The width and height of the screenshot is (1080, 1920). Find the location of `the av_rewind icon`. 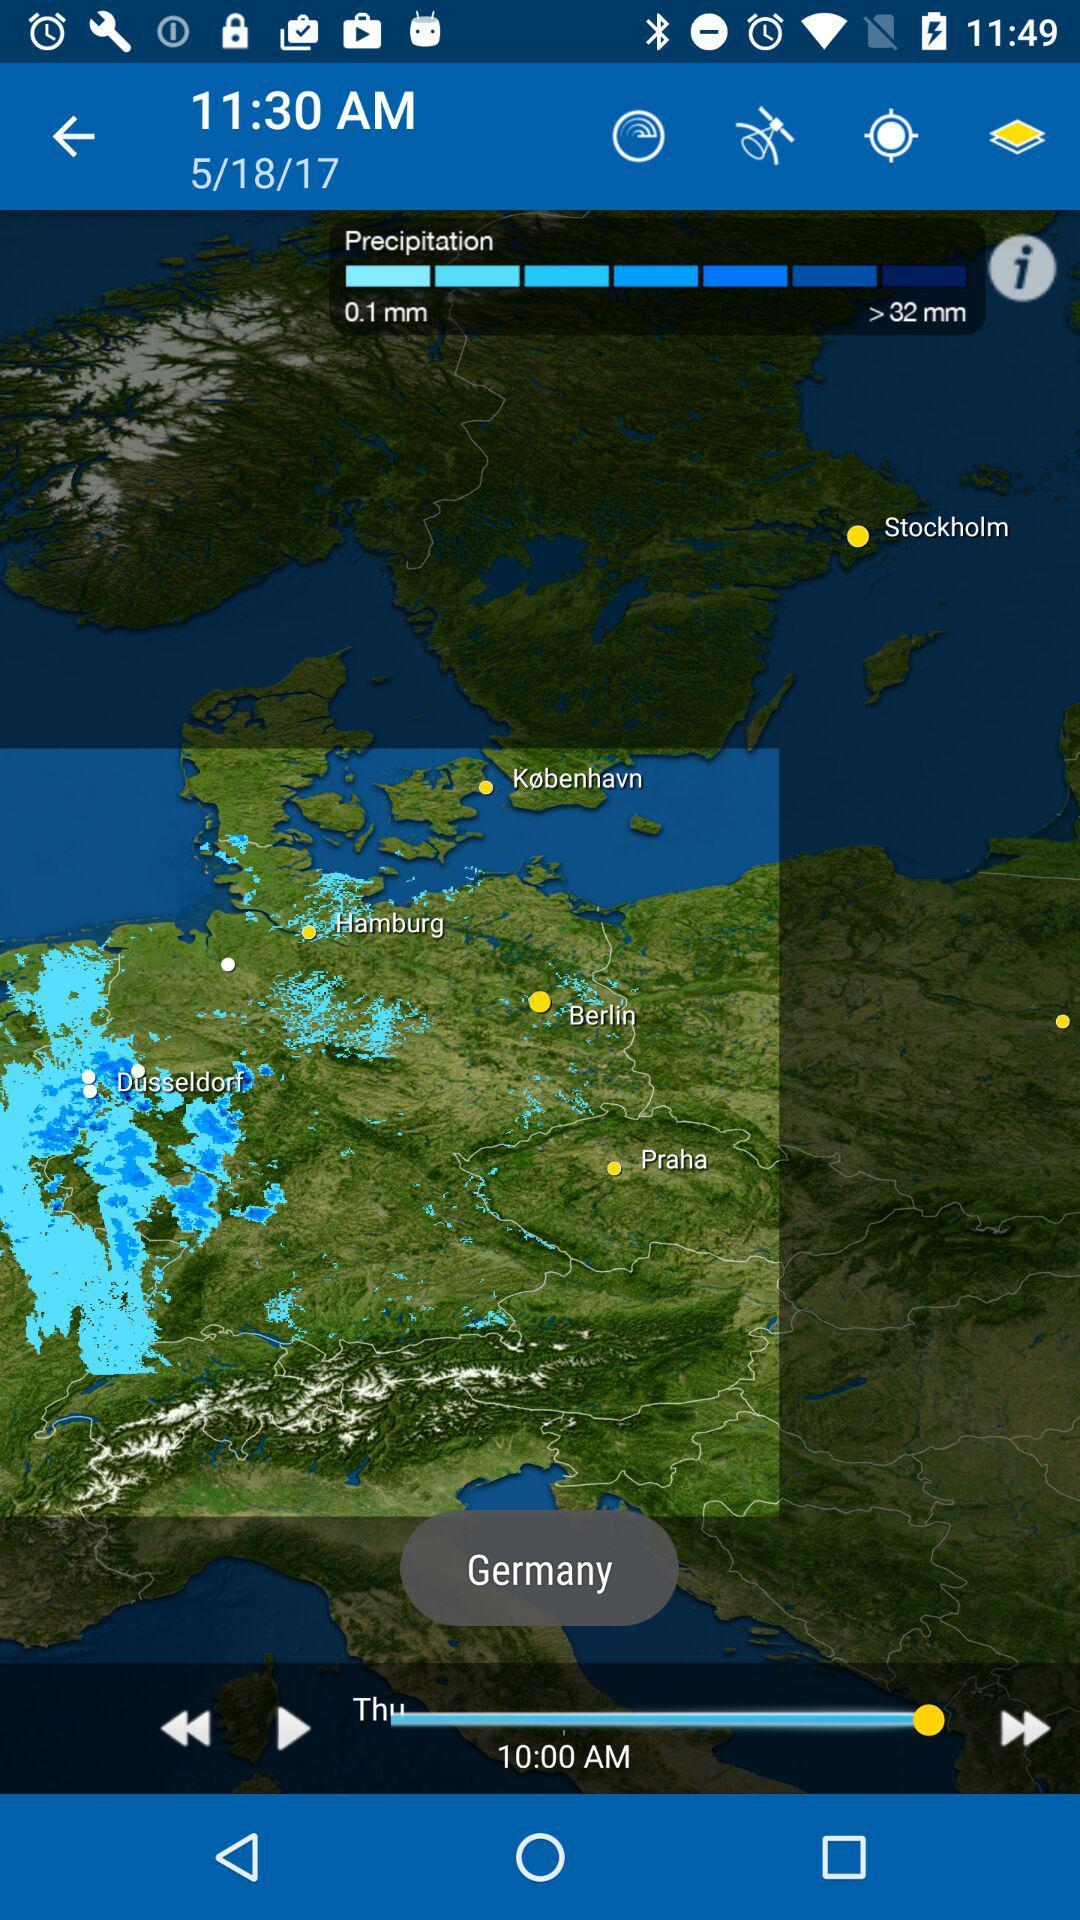

the av_rewind icon is located at coordinates (185, 1727).